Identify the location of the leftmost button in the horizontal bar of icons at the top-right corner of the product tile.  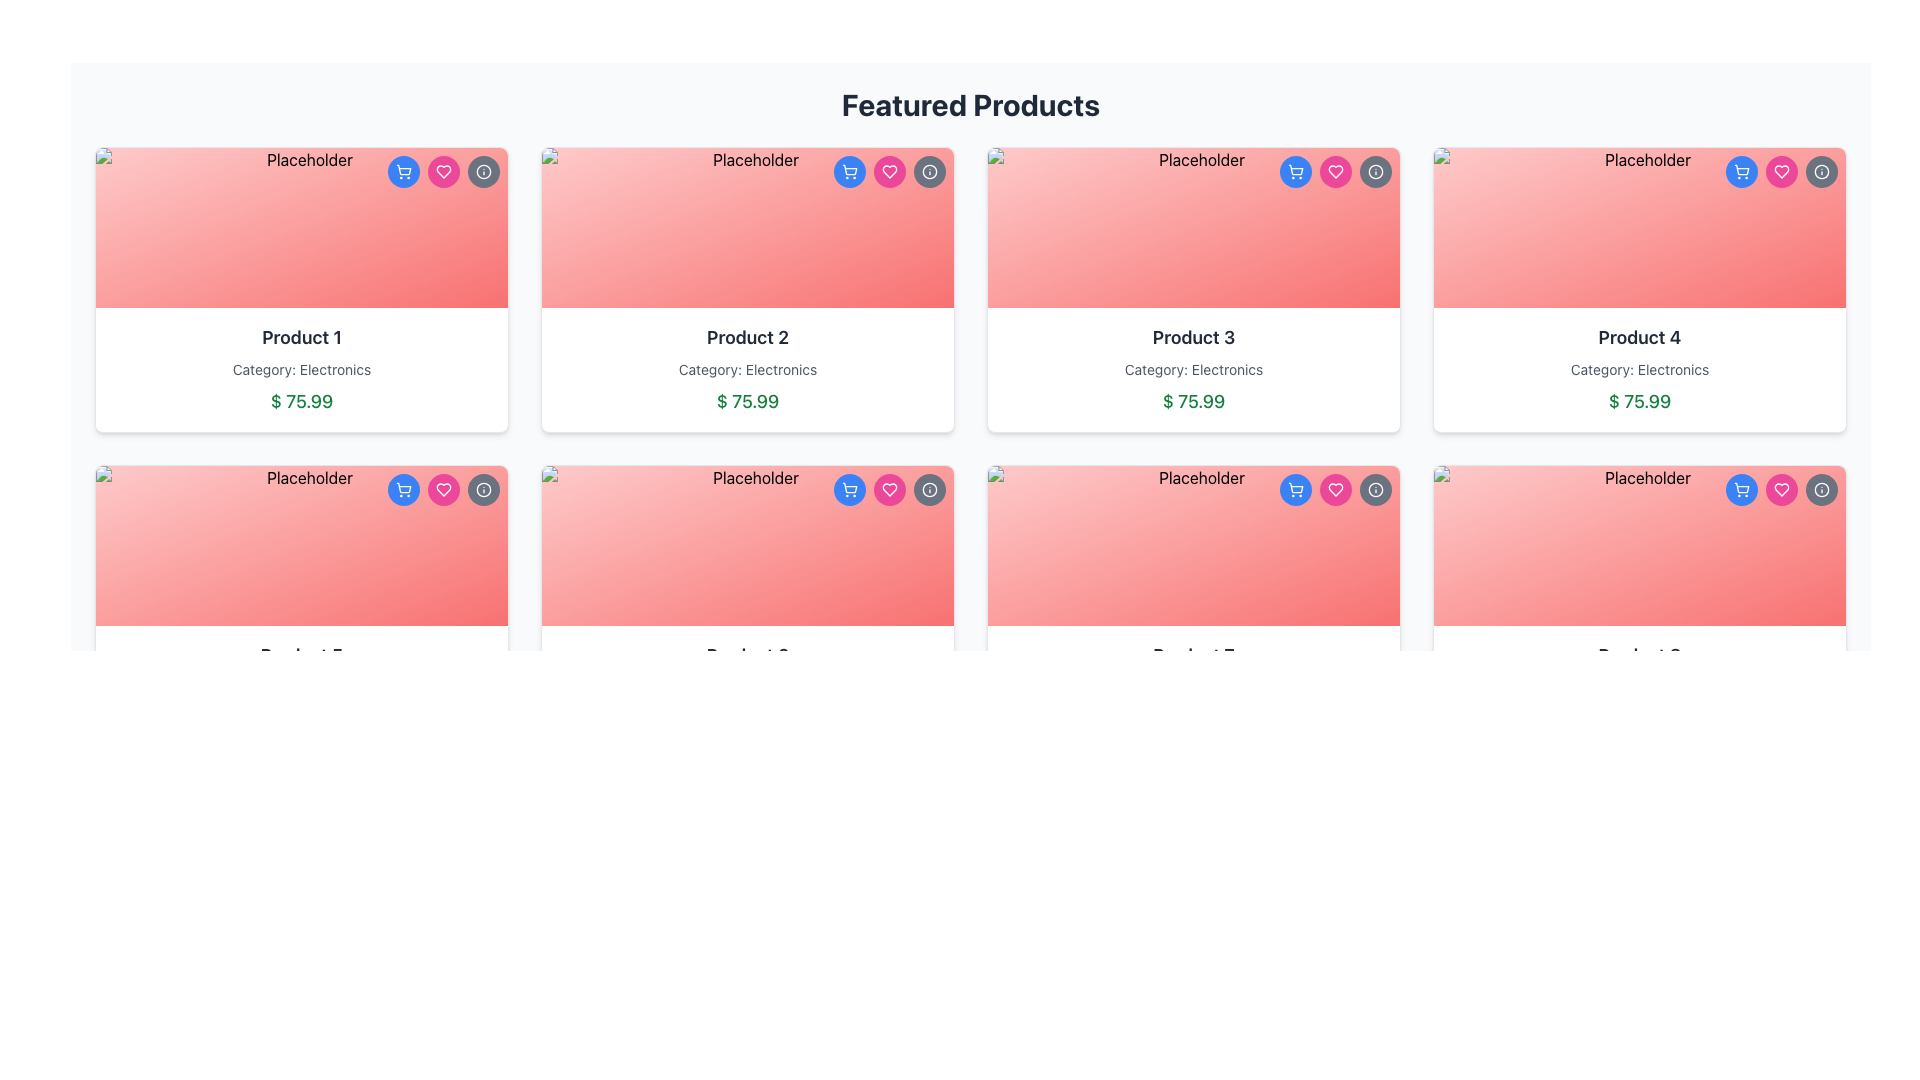
(849, 489).